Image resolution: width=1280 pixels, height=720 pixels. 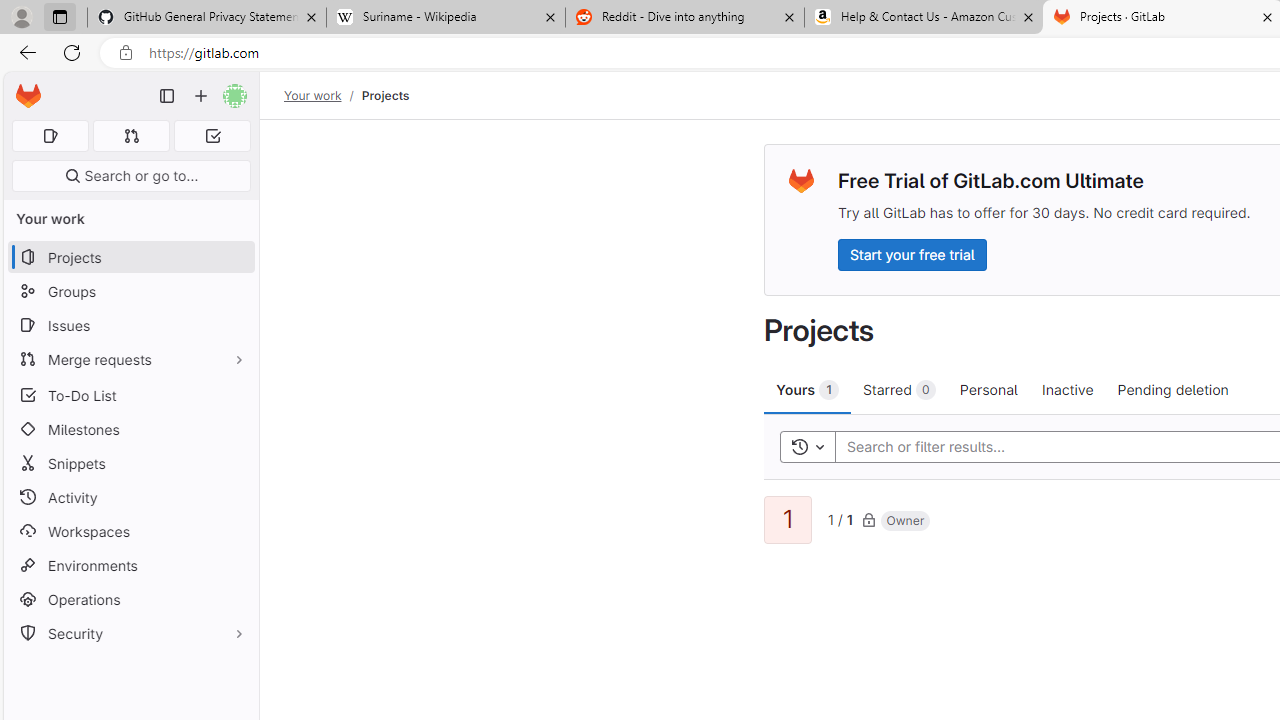 I want to click on 'Security', so click(x=130, y=633).